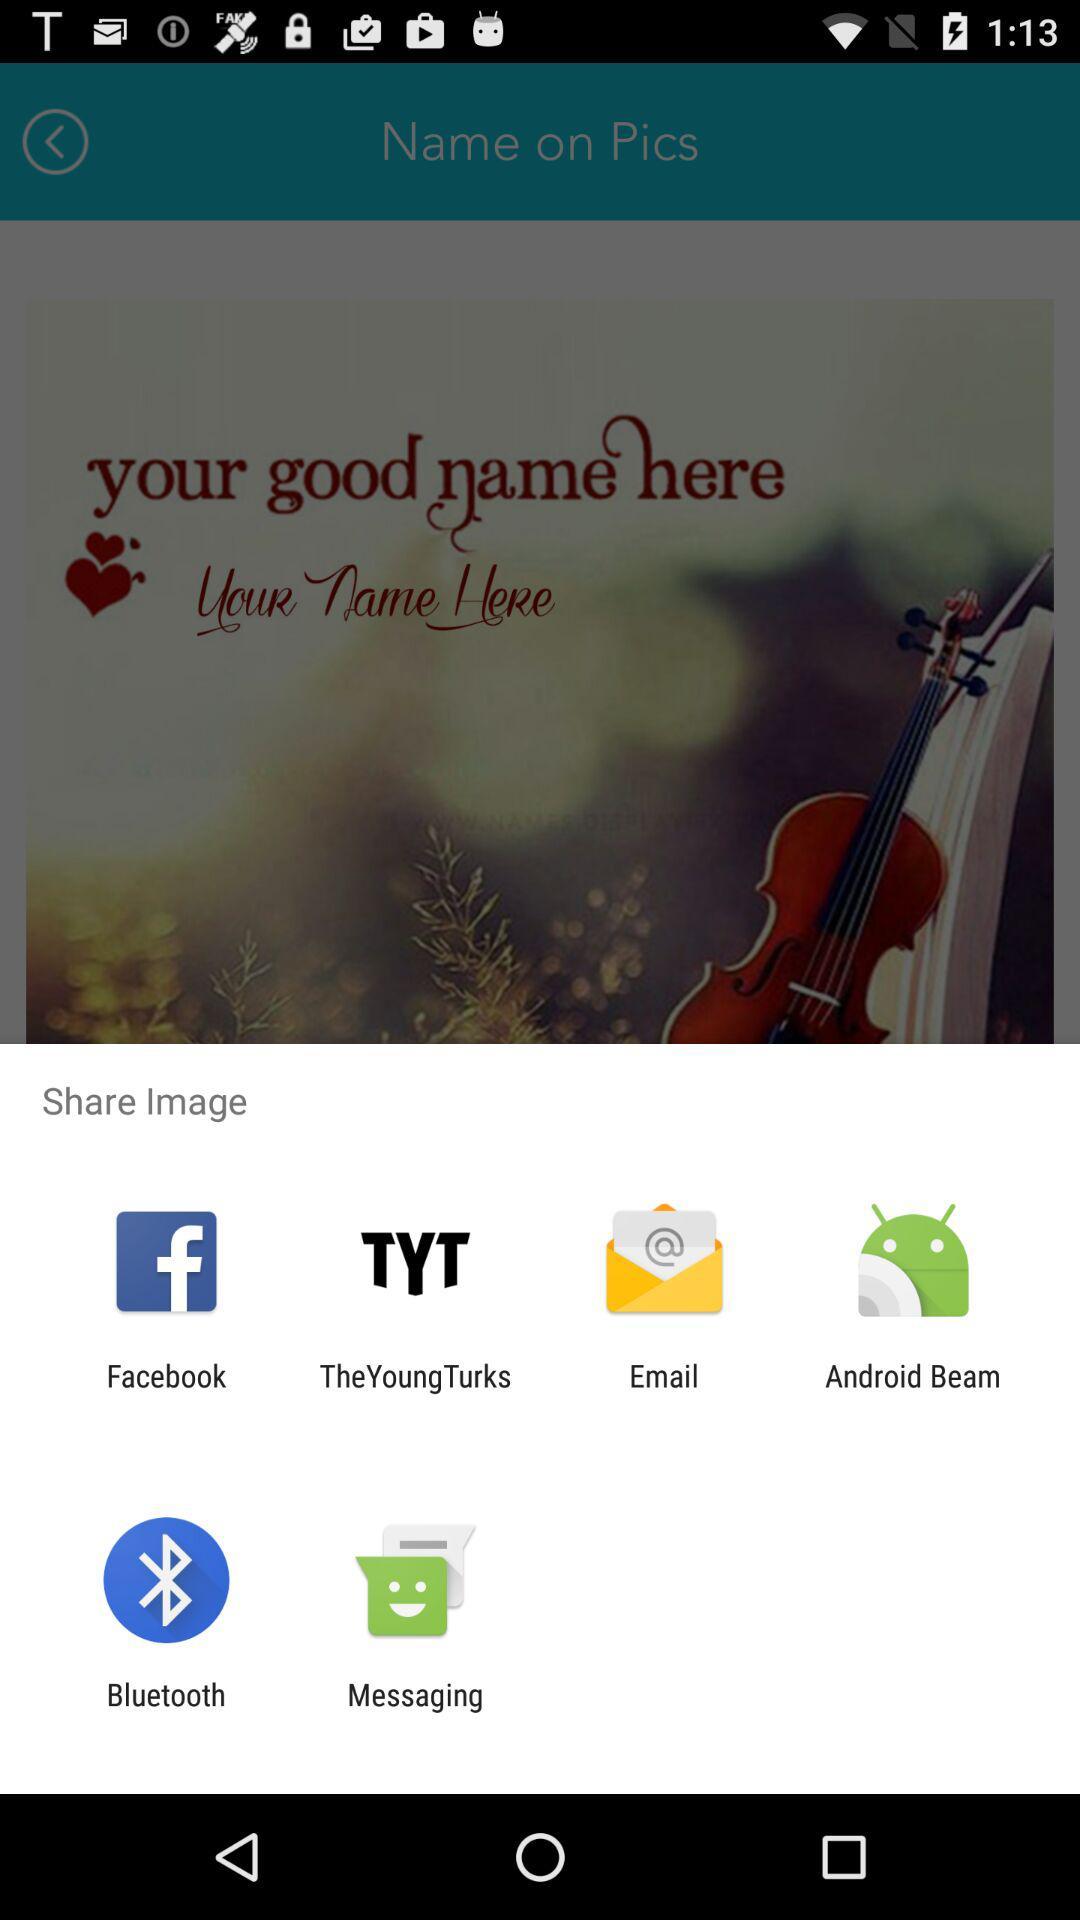  I want to click on the theyoungturks item, so click(414, 1392).